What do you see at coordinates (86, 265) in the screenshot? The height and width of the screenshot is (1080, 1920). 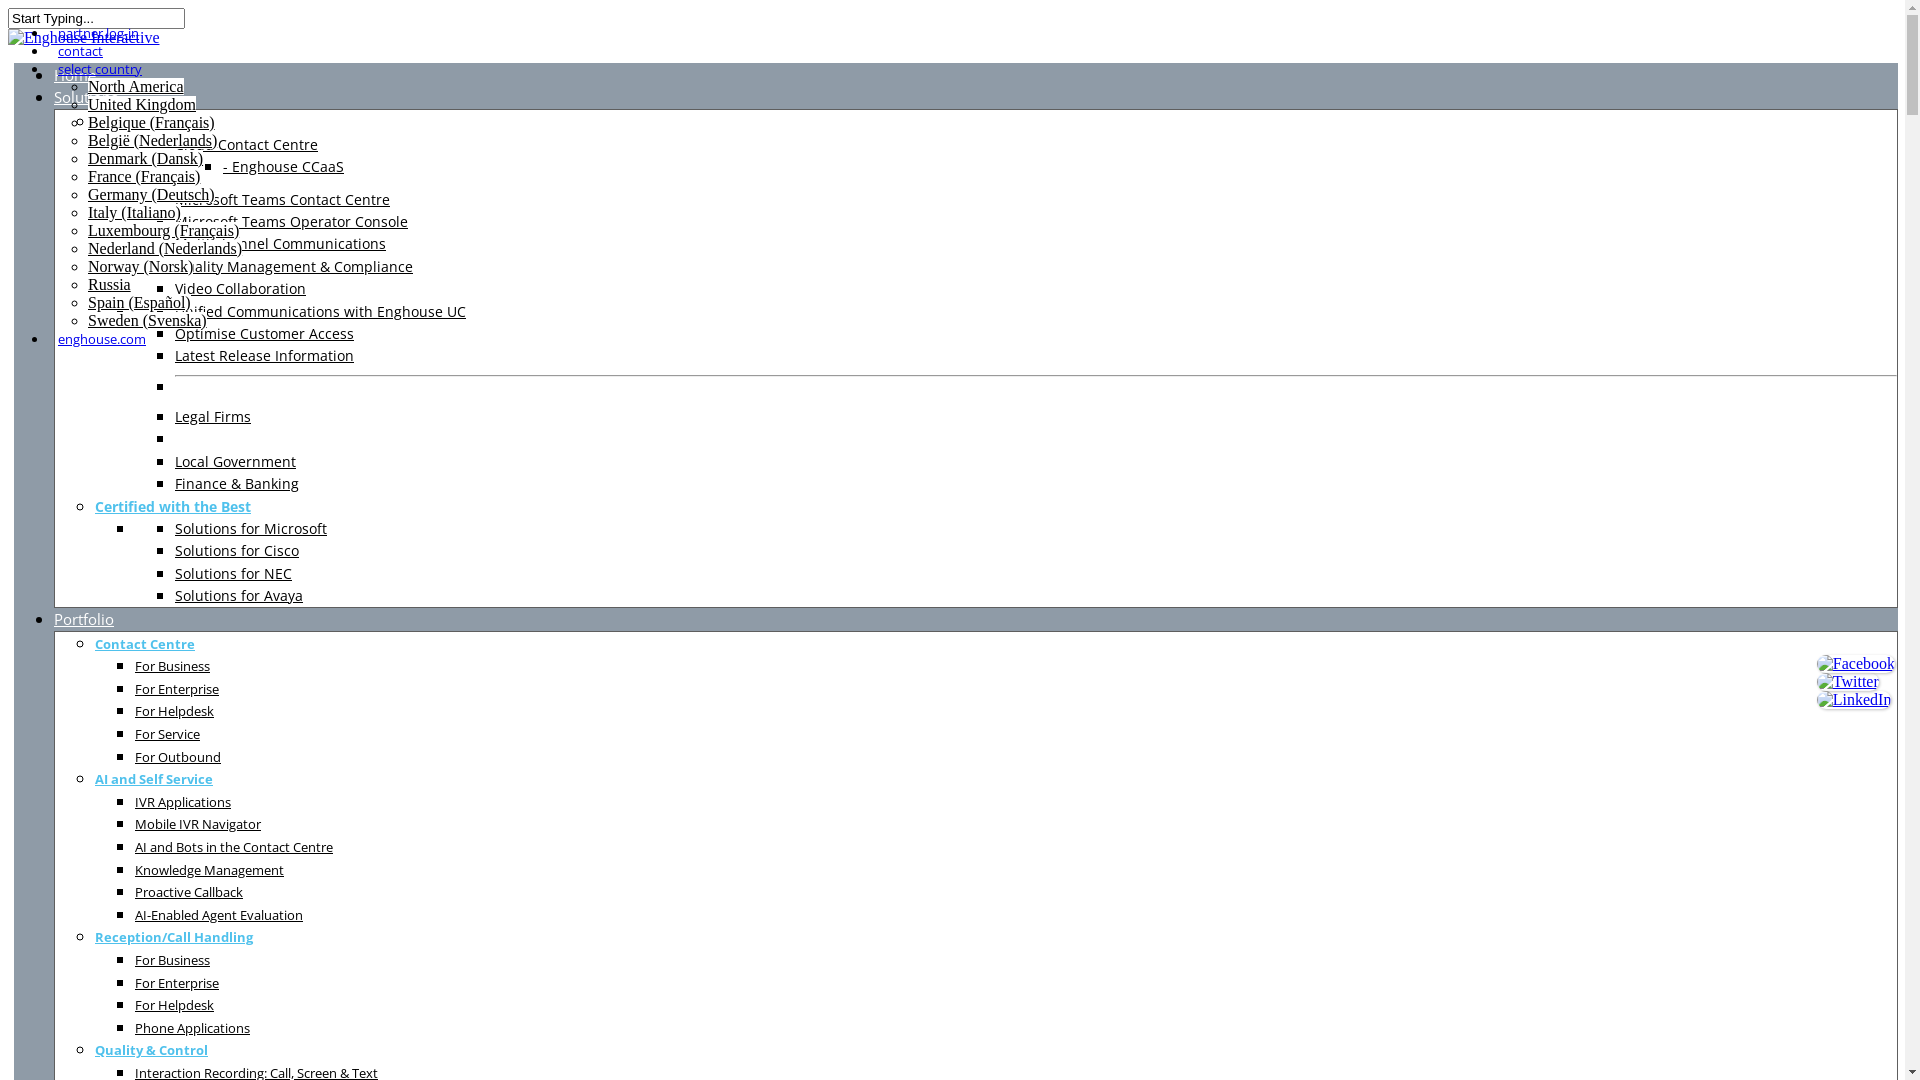 I see `'Norway (Norsk)'` at bounding box center [86, 265].